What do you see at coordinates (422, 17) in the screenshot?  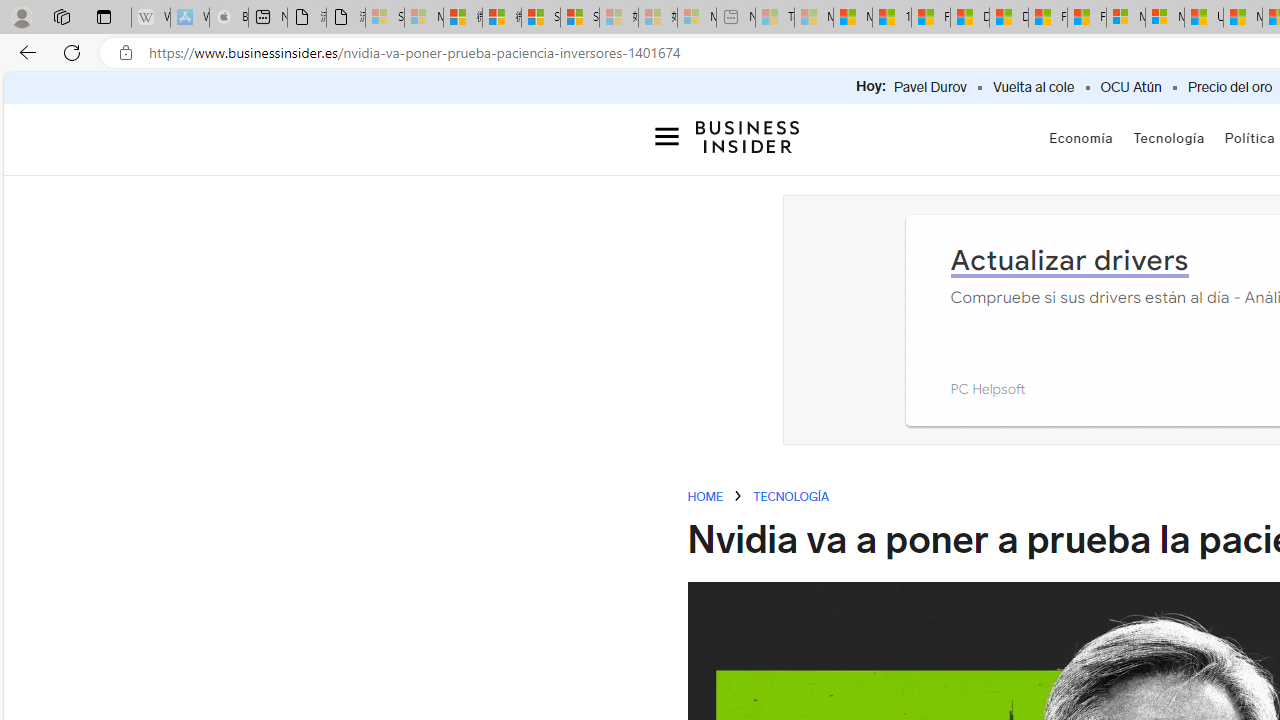 I see `'Microsoft Services Agreement - Sleeping'` at bounding box center [422, 17].